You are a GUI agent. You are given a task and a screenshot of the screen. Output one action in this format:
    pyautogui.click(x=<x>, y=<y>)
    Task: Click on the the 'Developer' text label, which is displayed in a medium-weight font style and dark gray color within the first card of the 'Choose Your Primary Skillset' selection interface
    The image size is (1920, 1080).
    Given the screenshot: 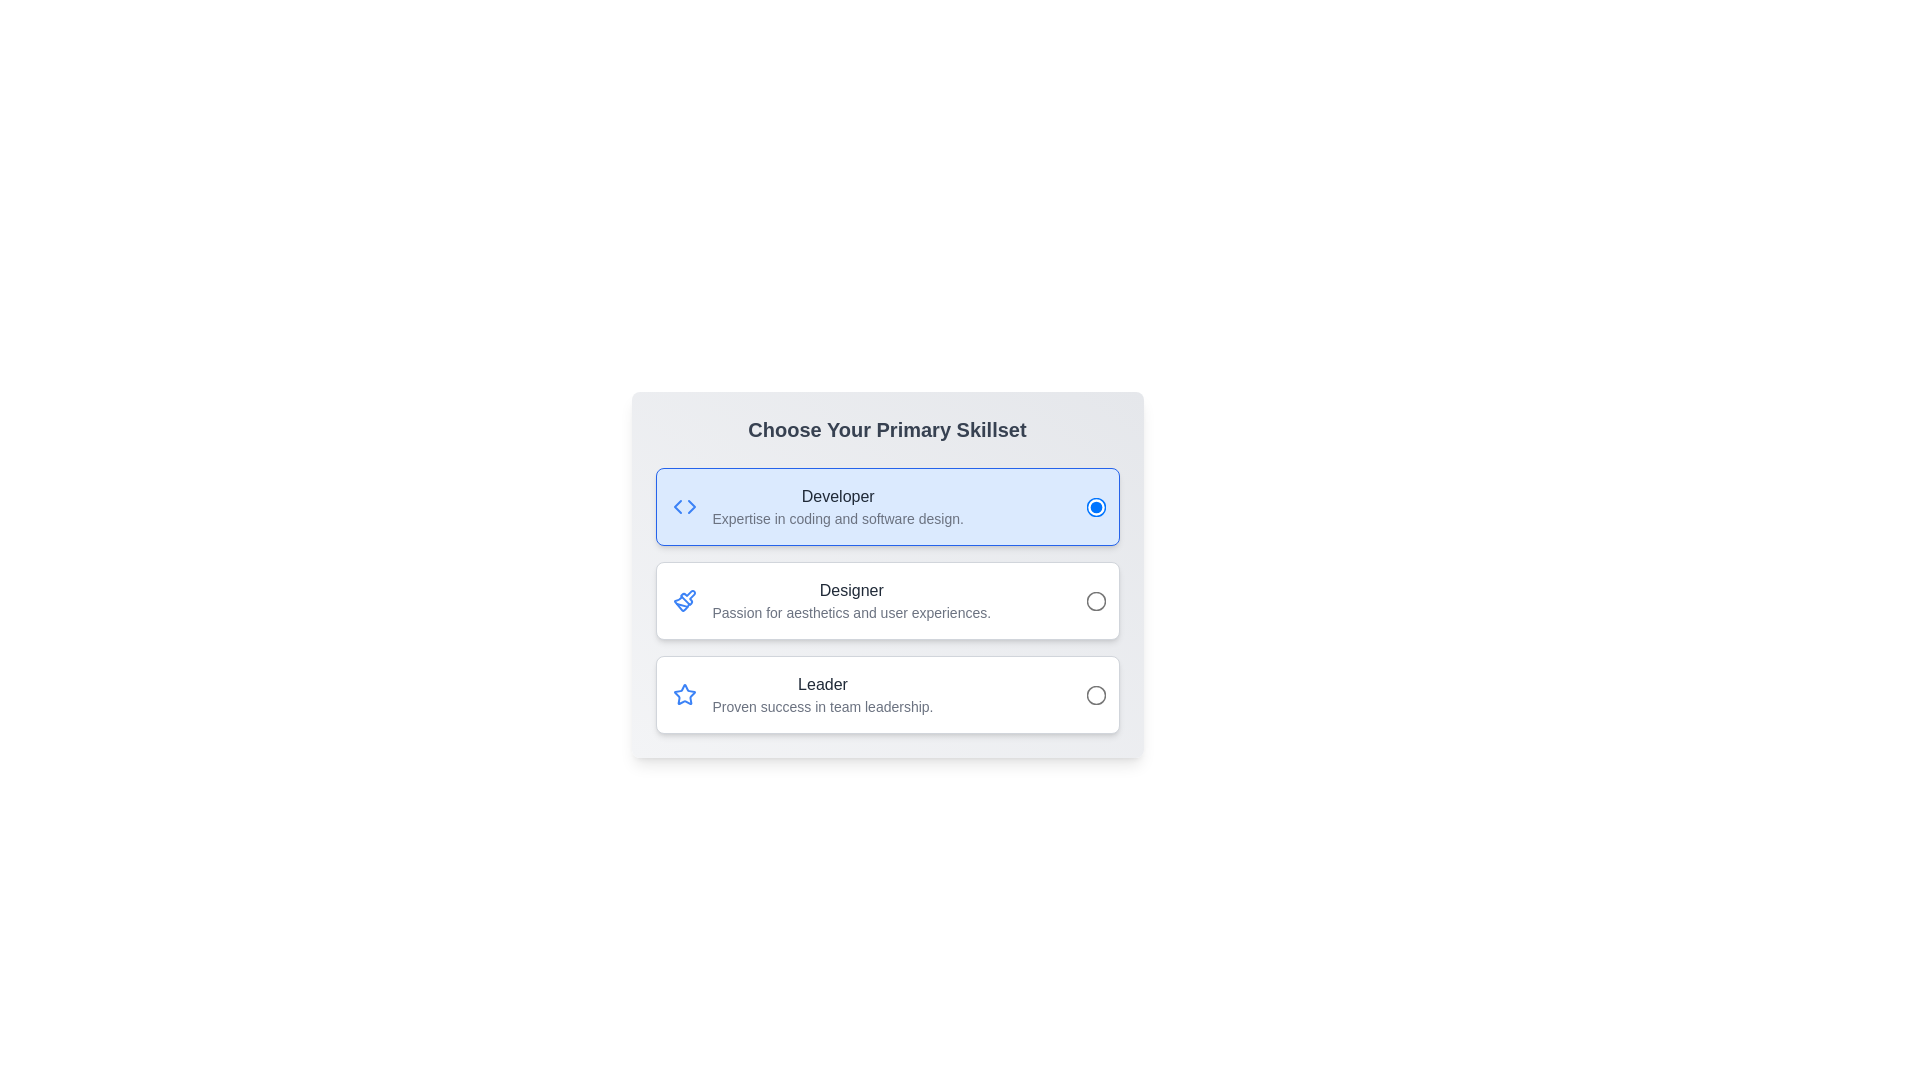 What is the action you would take?
    pyautogui.click(x=838, y=496)
    